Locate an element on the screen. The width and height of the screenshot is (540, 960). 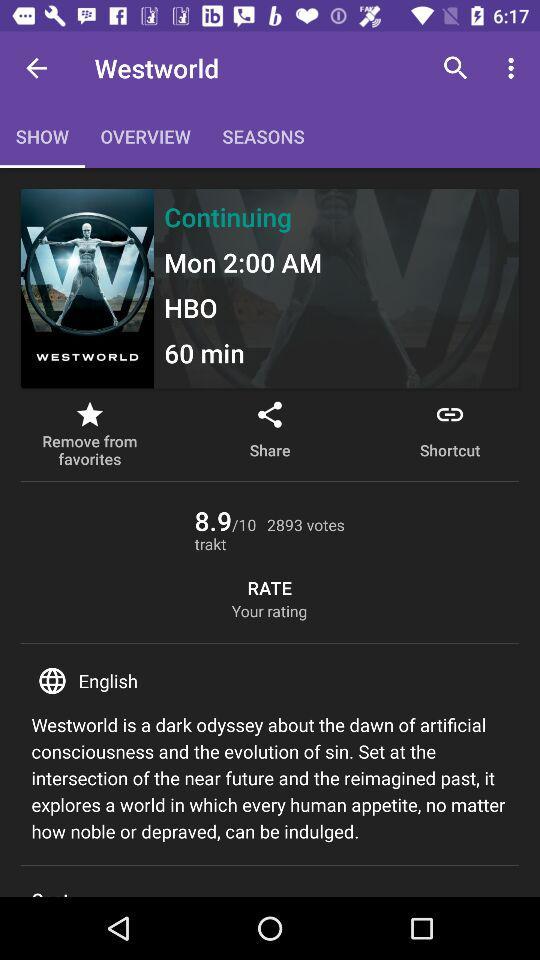
text below english is located at coordinates (270, 777).